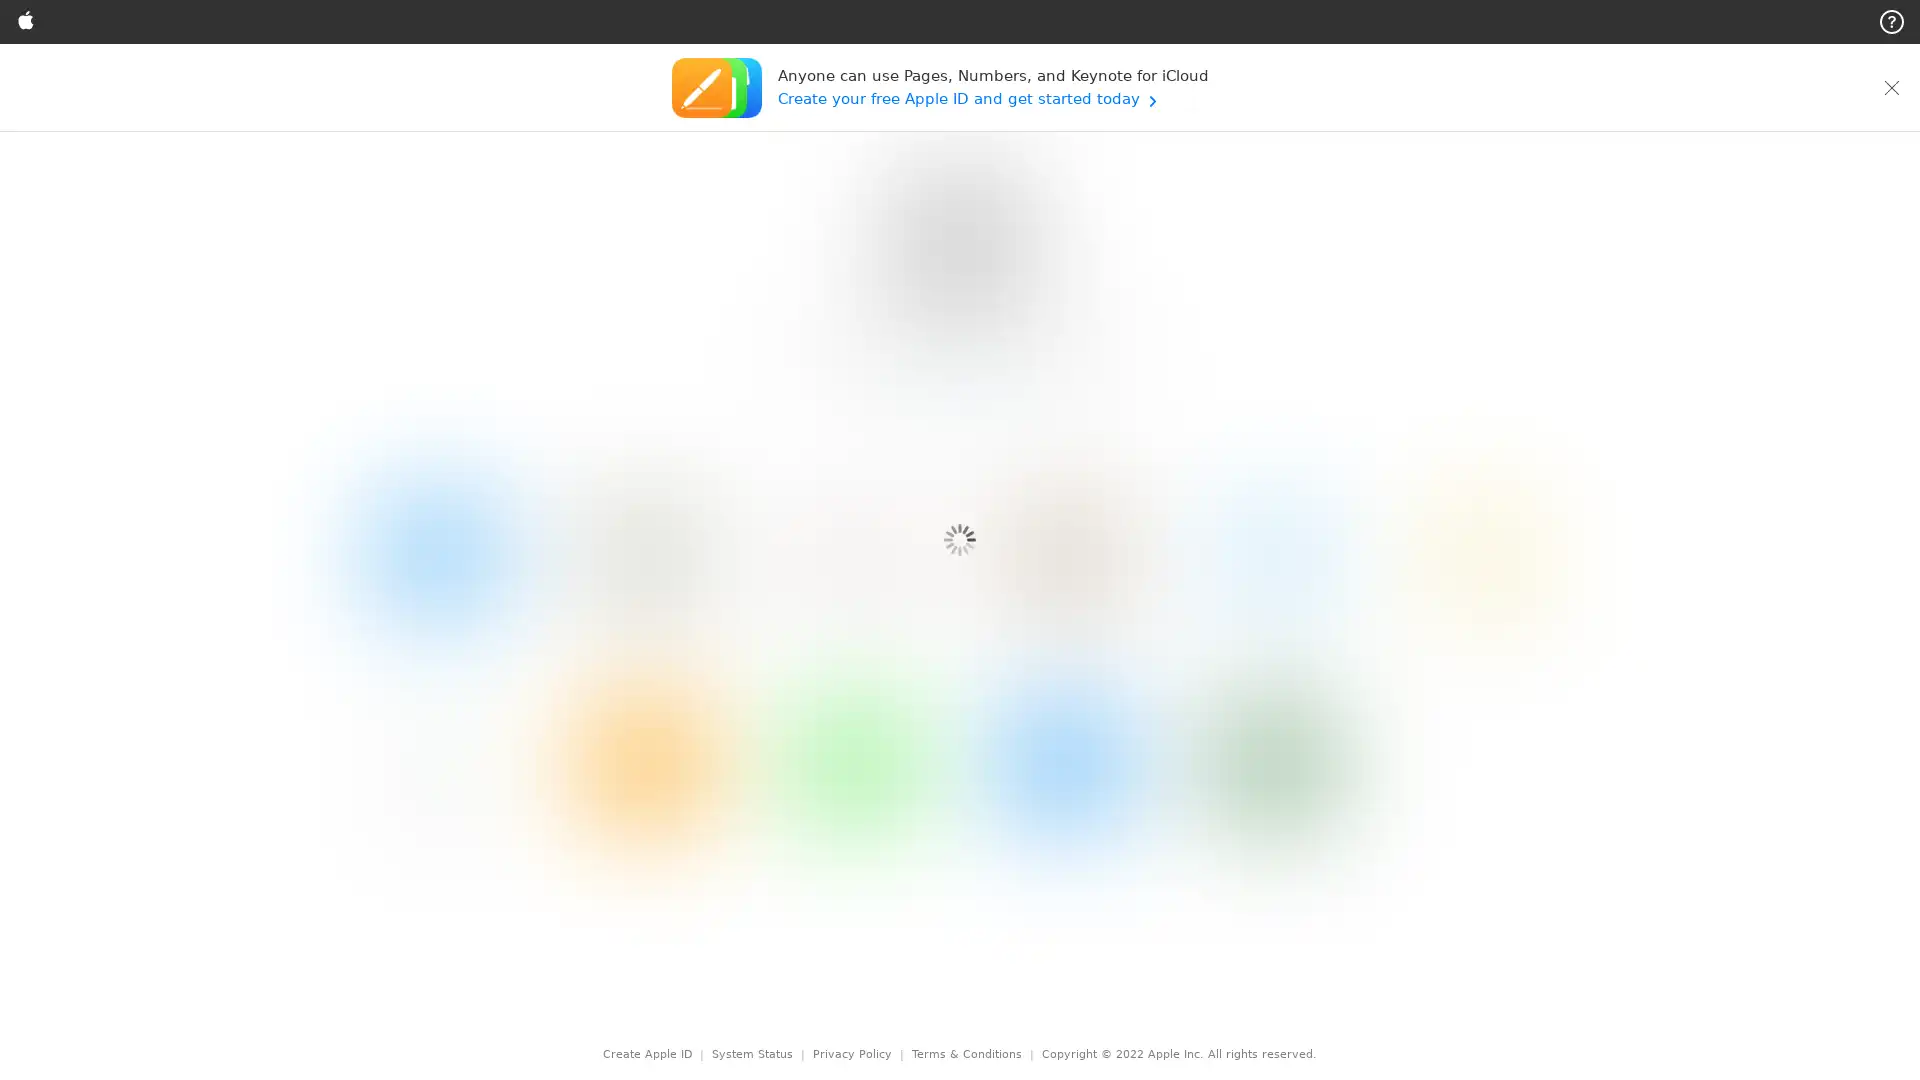  What do you see at coordinates (992, 98) in the screenshot?
I see `Create your free Apple ID and get started today` at bounding box center [992, 98].